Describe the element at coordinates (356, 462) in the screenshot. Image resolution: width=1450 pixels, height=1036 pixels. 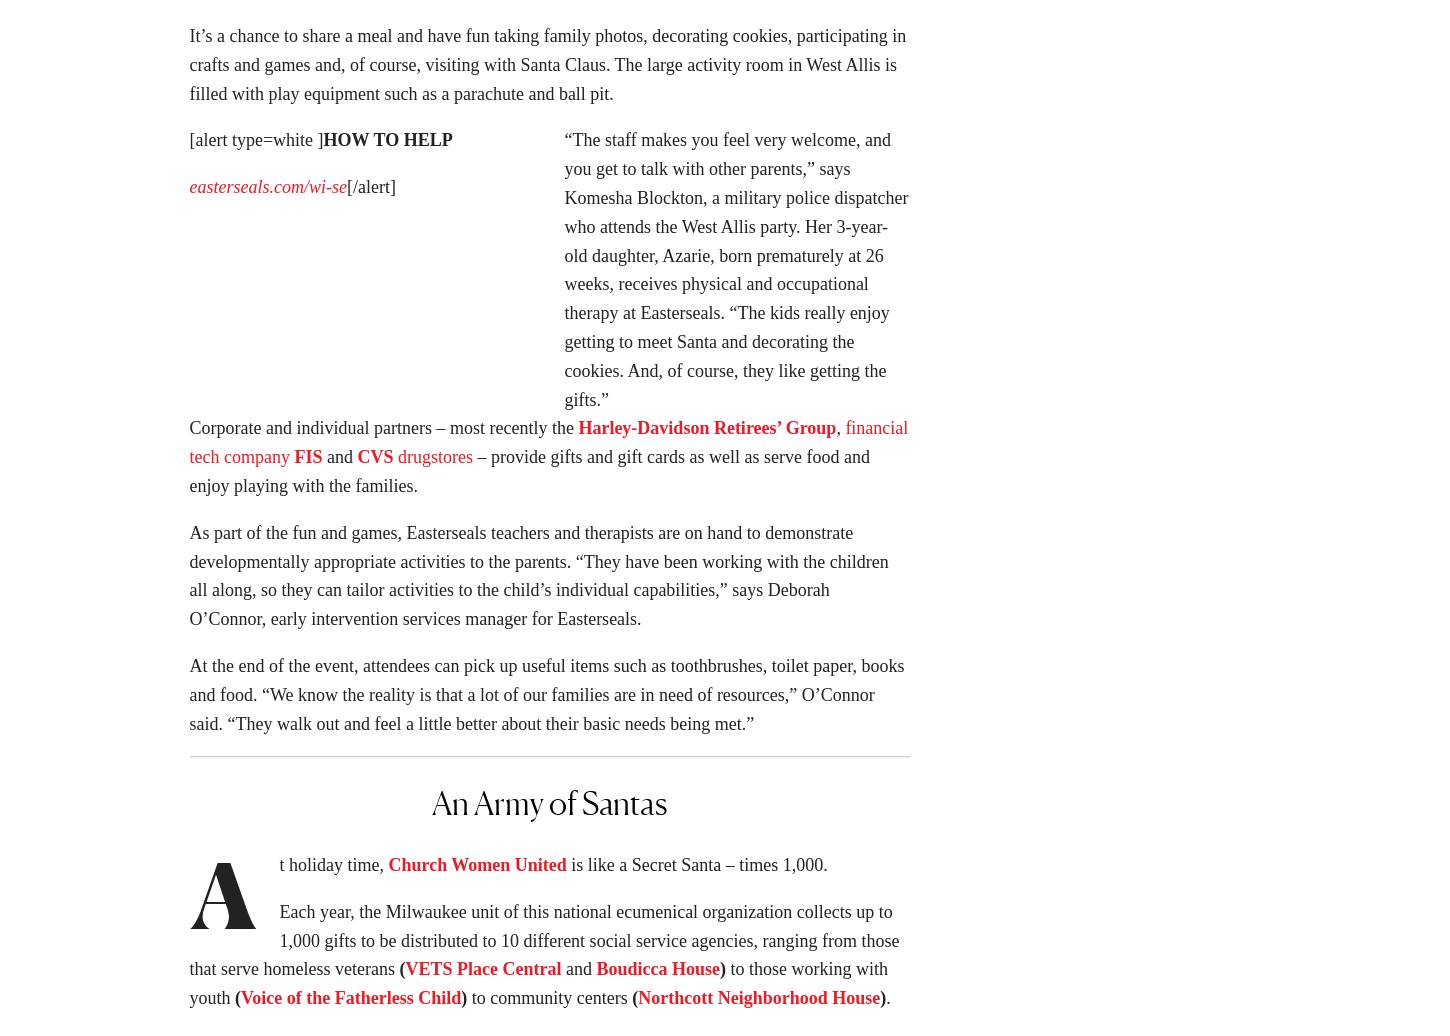
I see `'CVS'` at that location.